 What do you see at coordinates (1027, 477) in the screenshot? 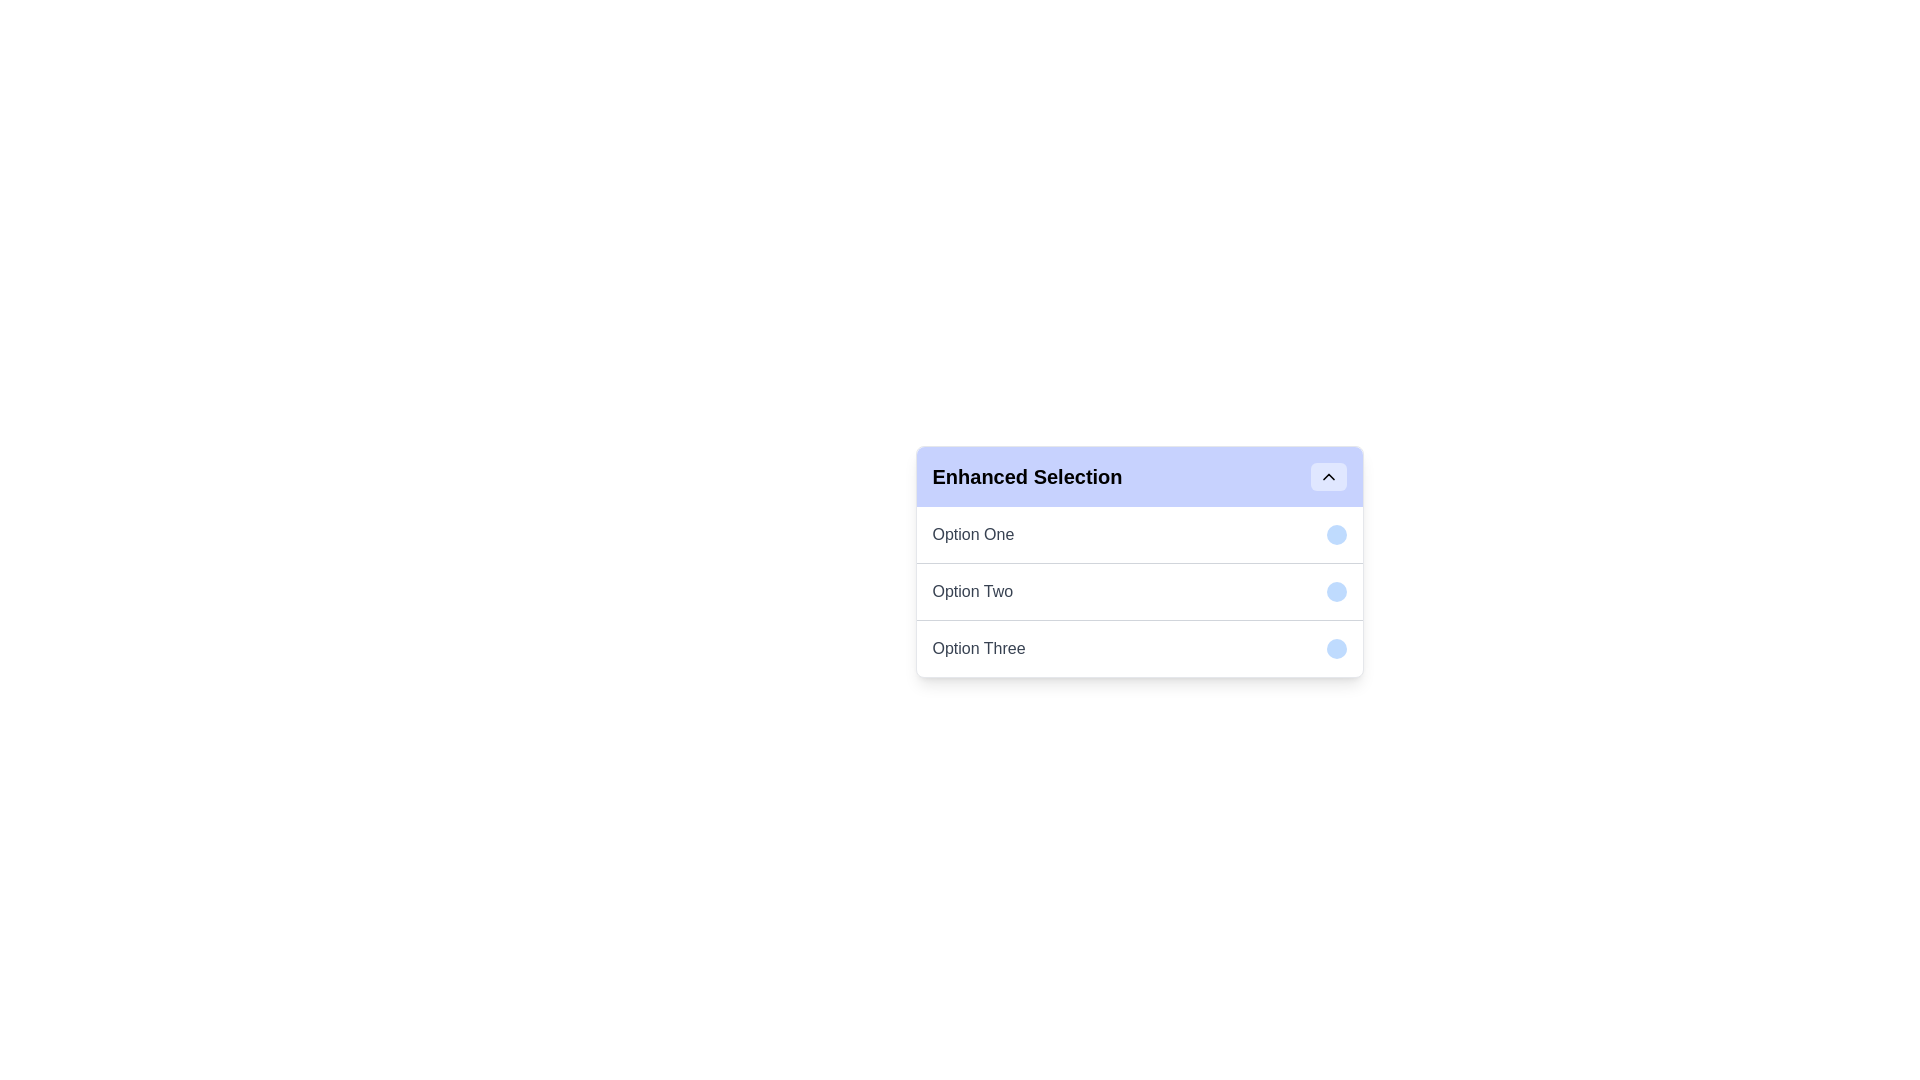
I see `the static text element displaying 'Enhanced Selection' in bold, large-sized font, styled in black against a light indigo background` at bounding box center [1027, 477].